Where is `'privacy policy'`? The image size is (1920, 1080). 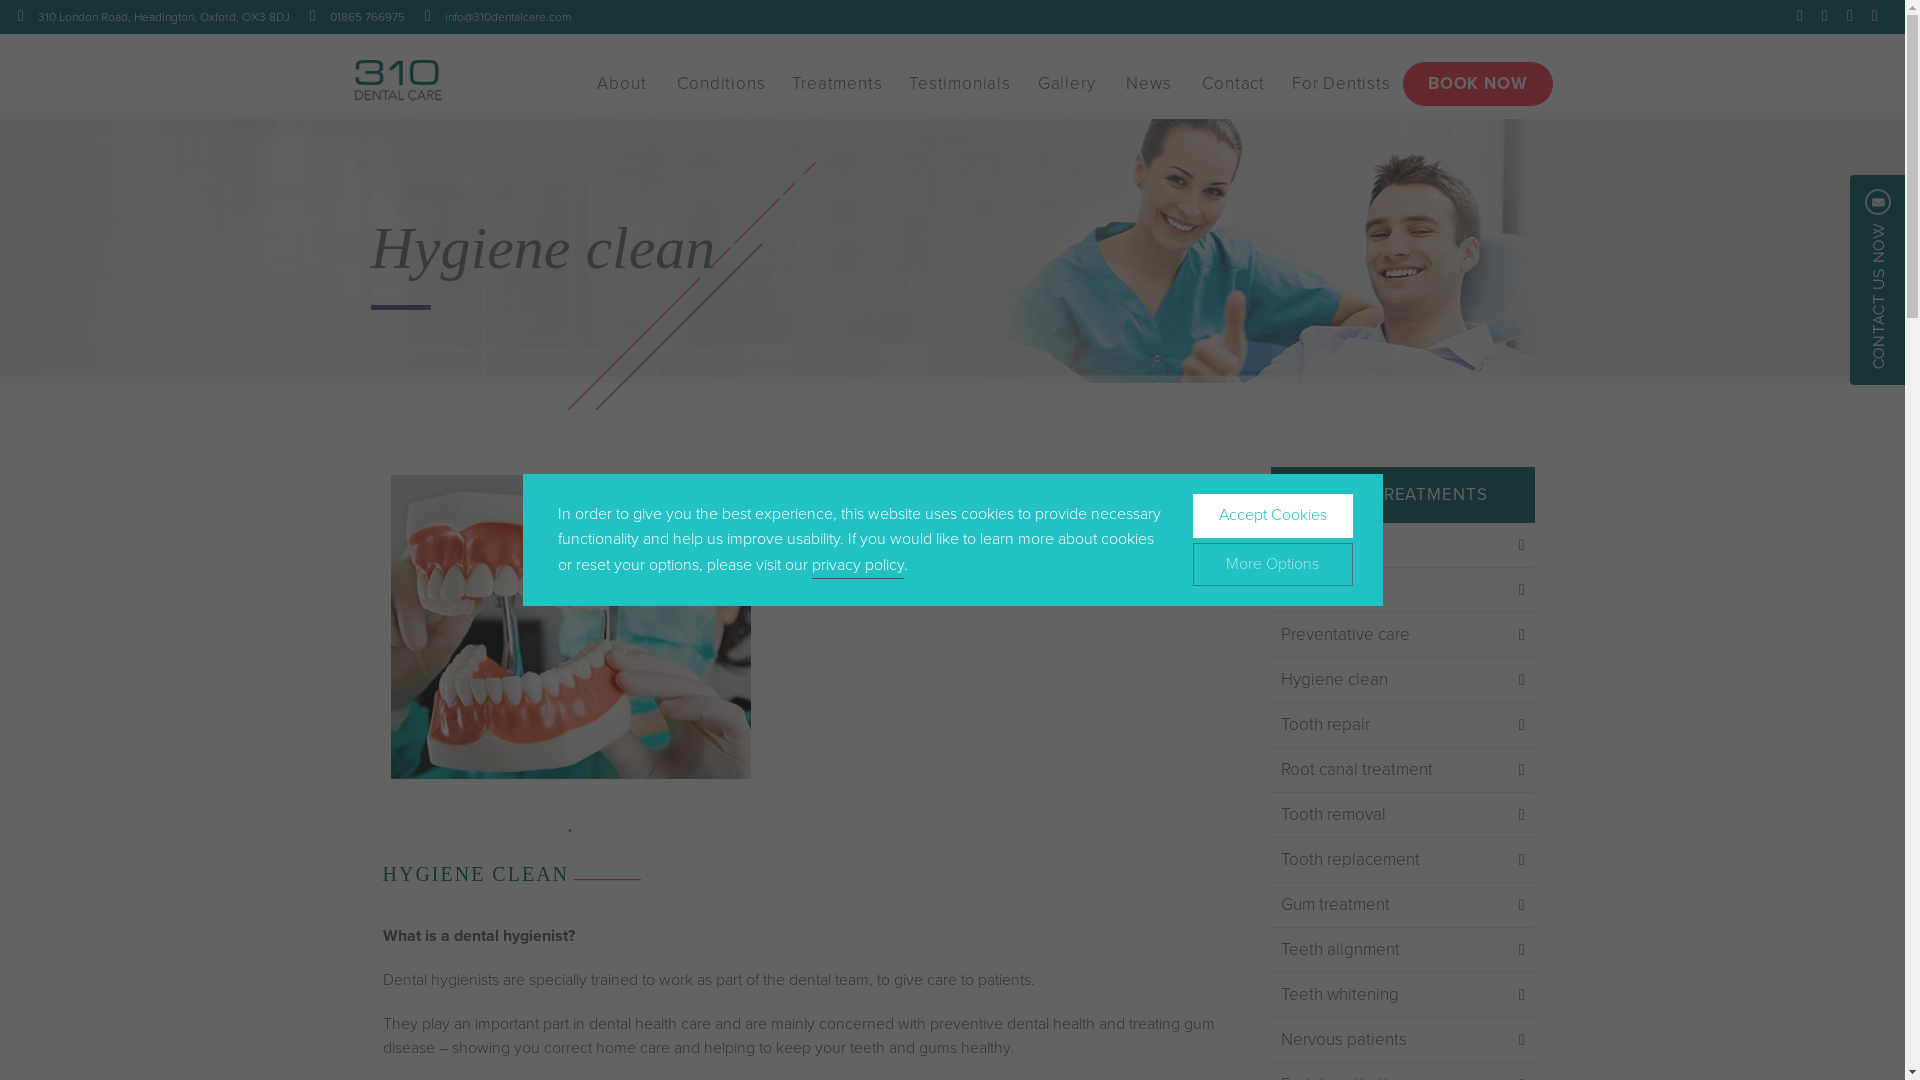 'privacy policy' is located at coordinates (858, 567).